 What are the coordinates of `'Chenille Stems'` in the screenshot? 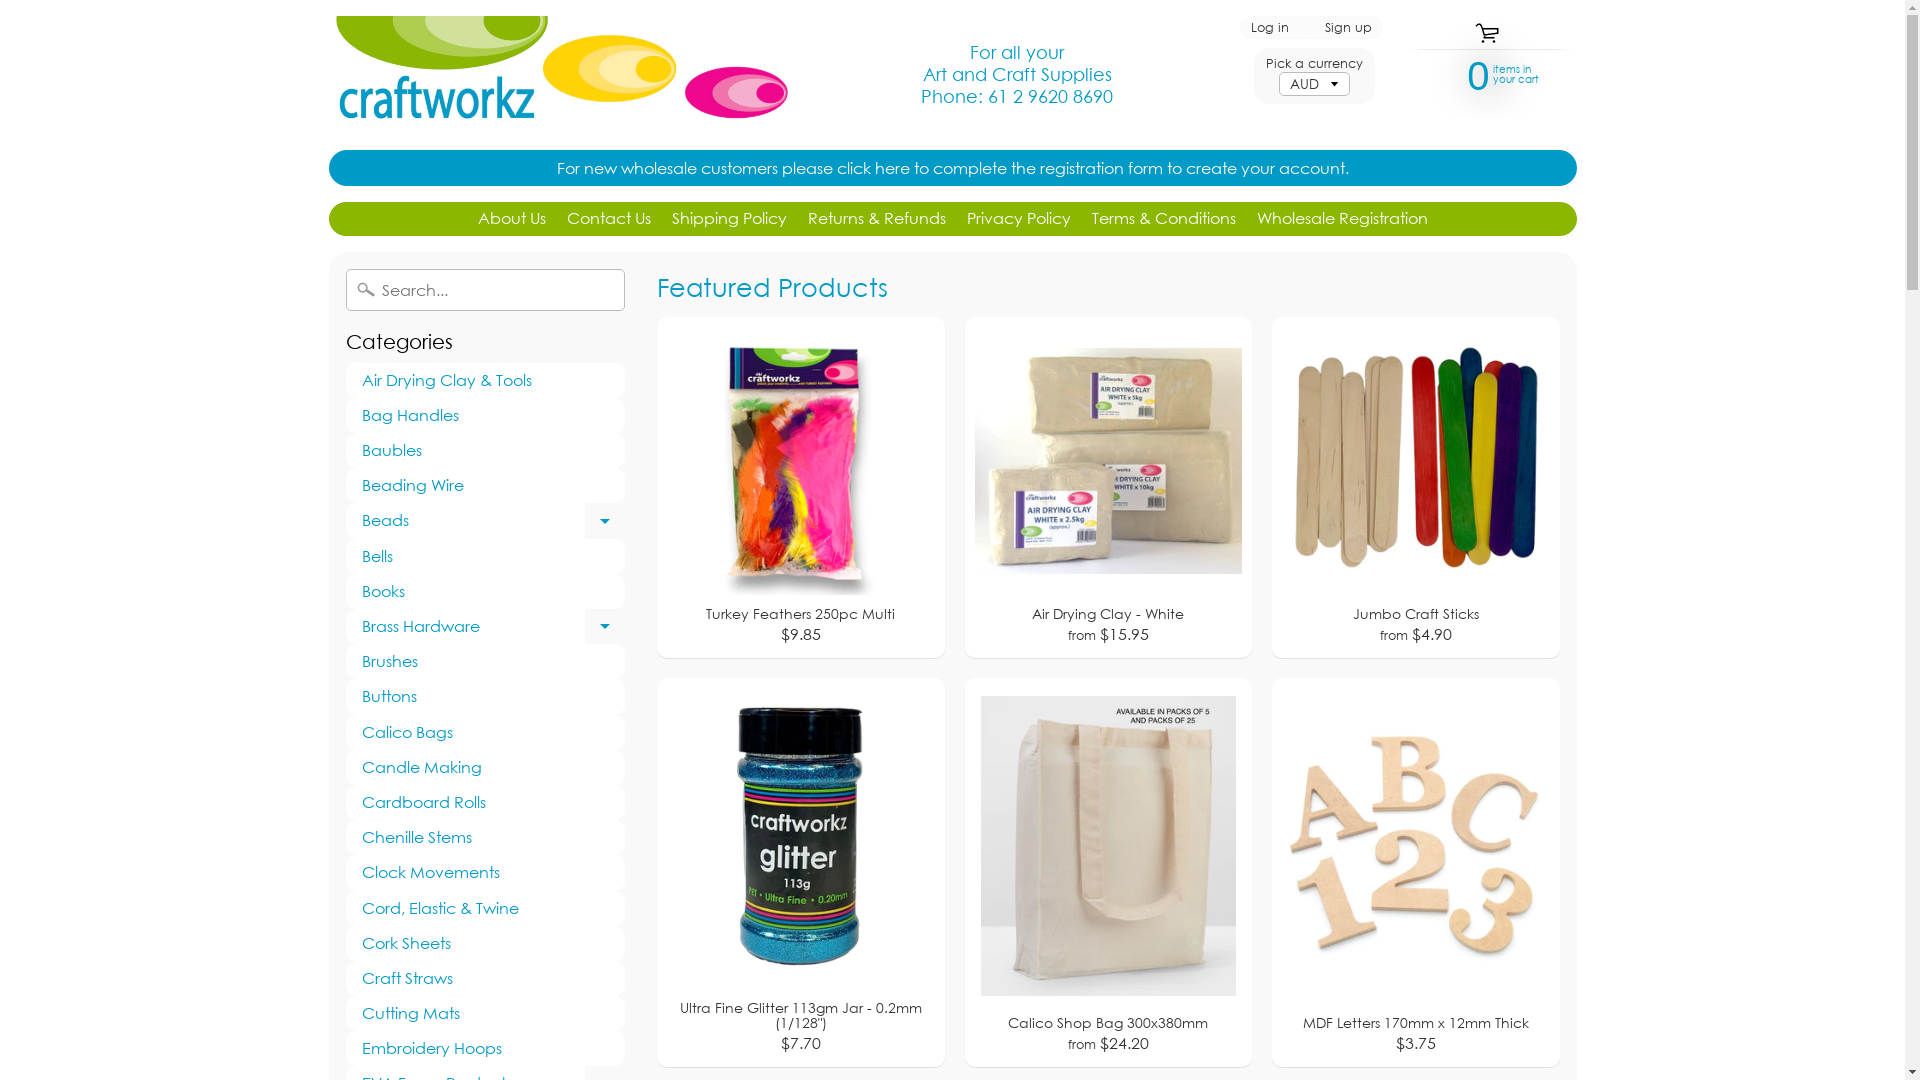 It's located at (485, 837).